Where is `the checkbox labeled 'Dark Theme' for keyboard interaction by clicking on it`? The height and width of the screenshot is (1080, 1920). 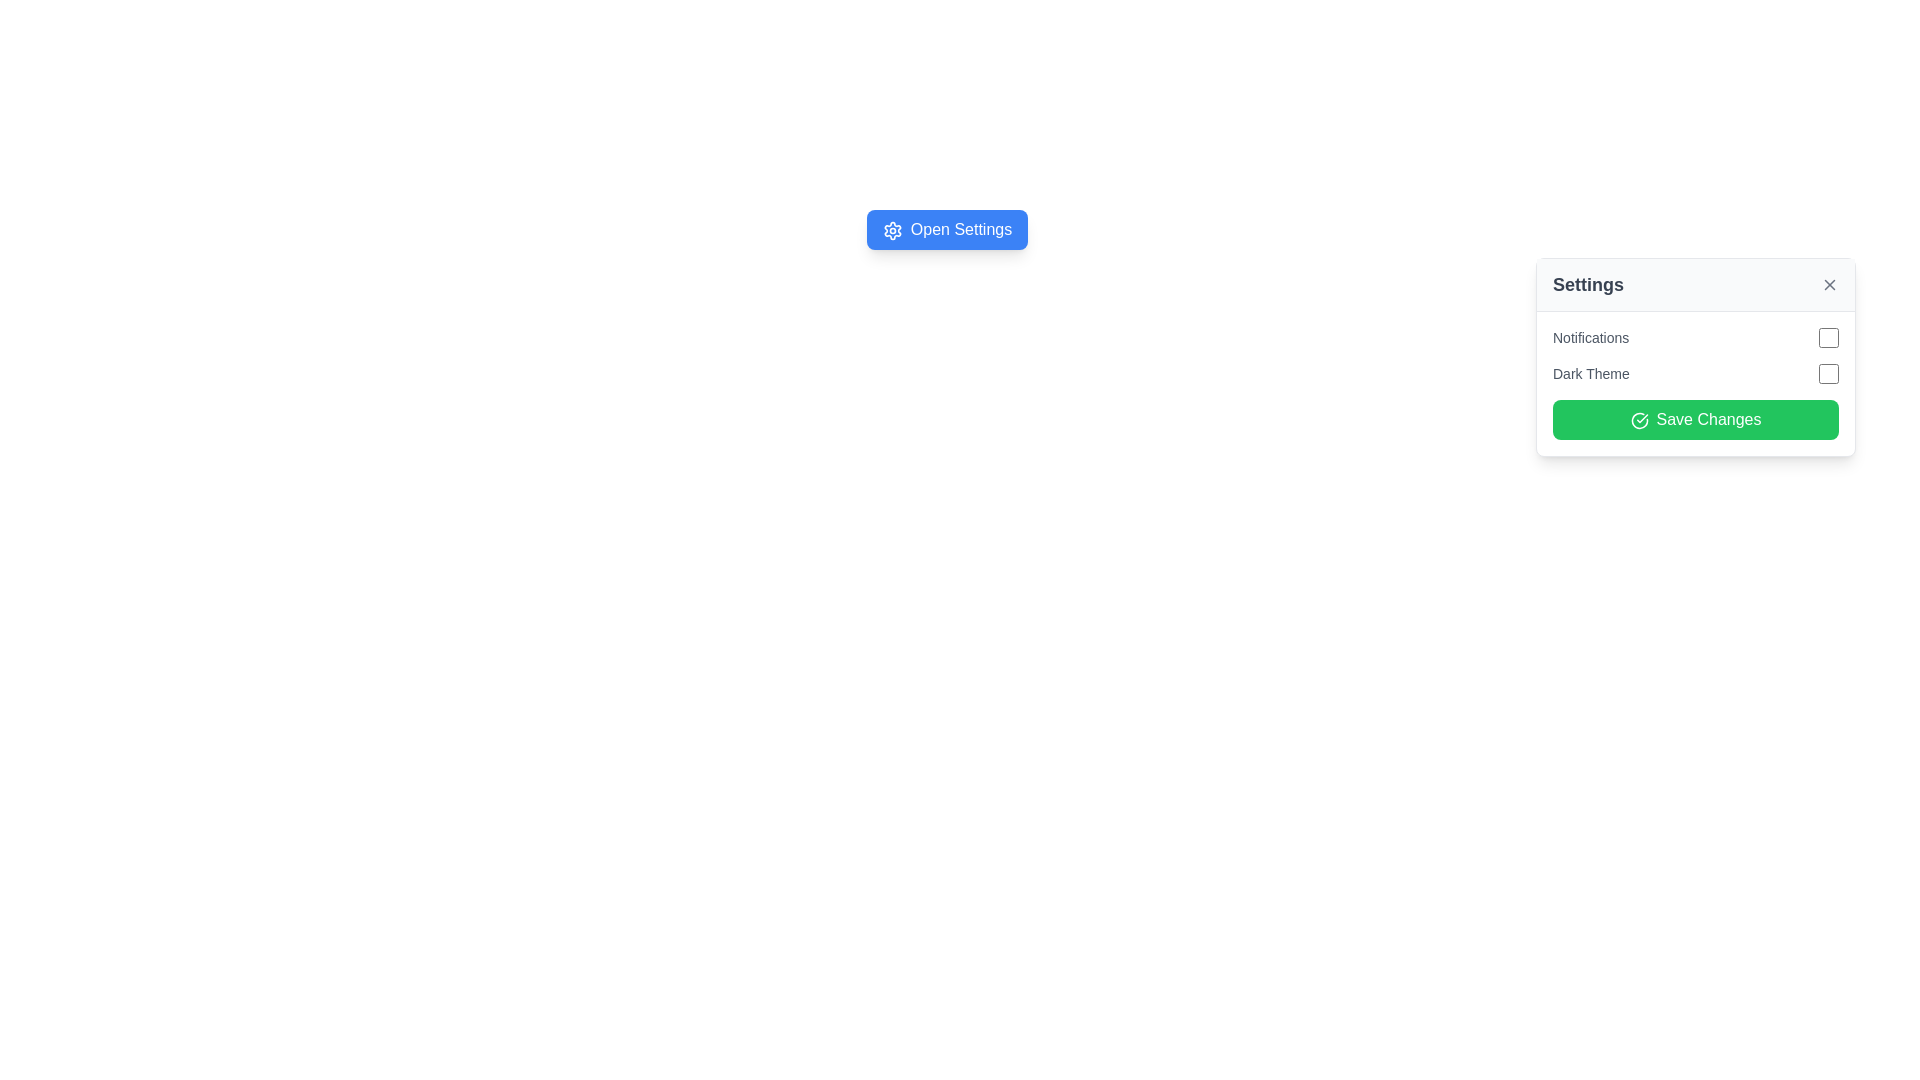
the checkbox labeled 'Dark Theme' for keyboard interaction by clicking on it is located at coordinates (1694, 374).